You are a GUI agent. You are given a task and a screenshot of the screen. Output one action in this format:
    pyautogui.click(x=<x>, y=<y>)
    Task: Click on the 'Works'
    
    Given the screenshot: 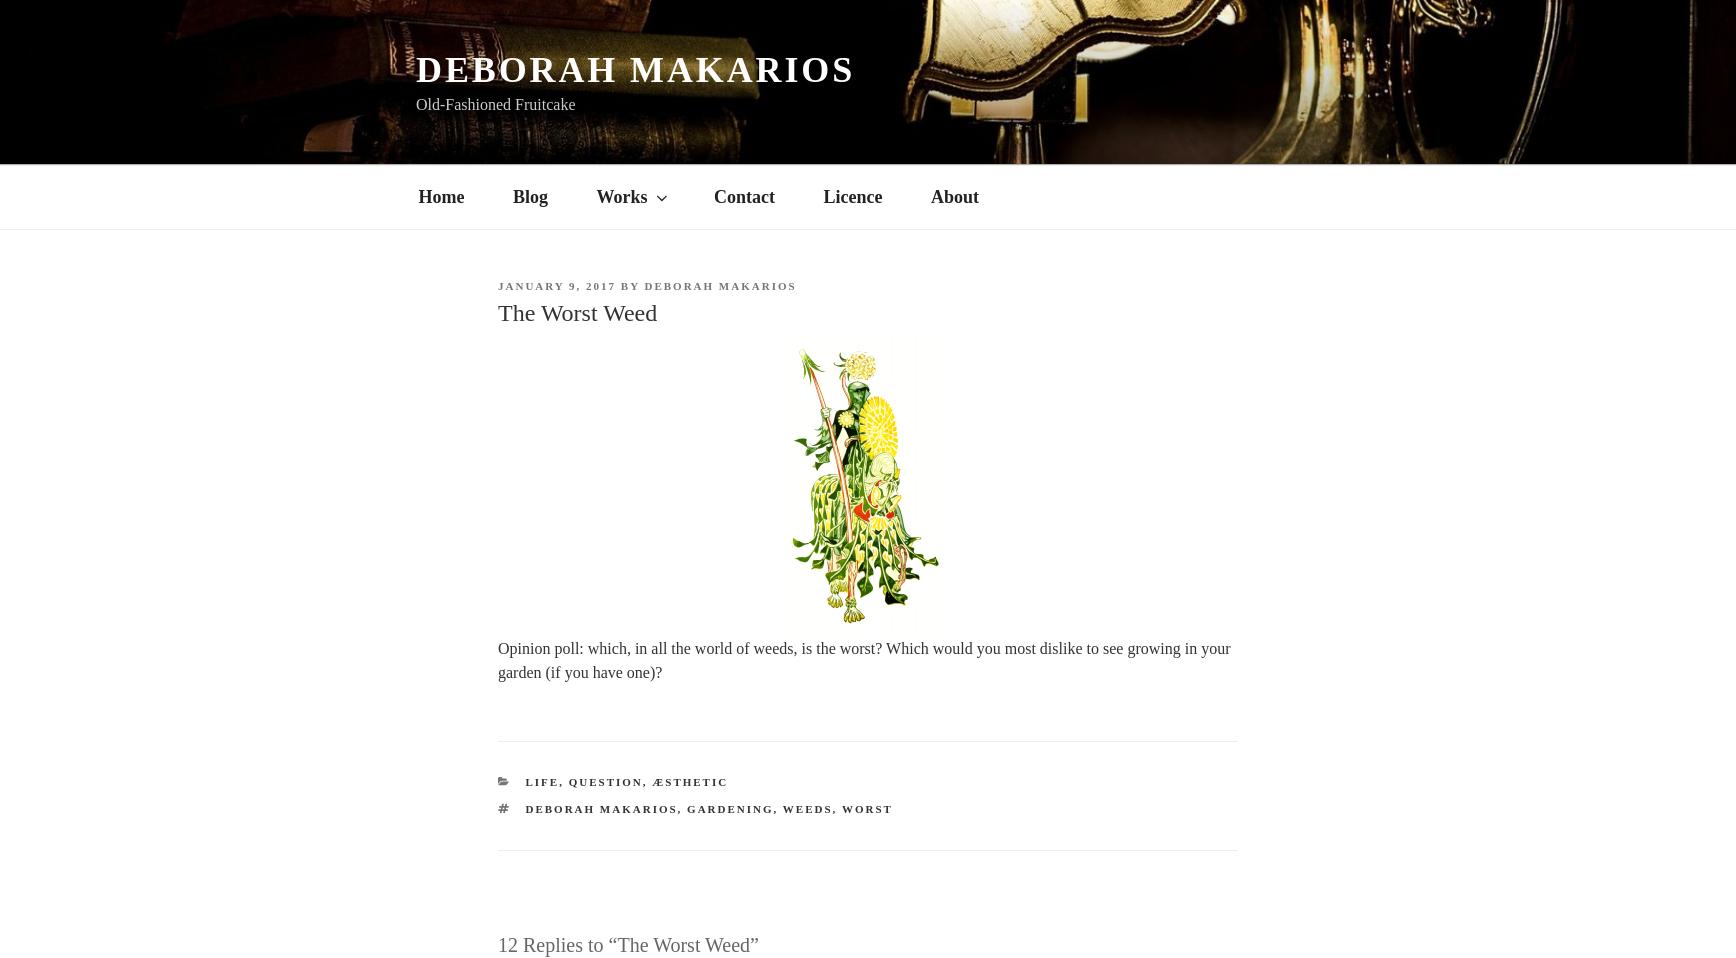 What is the action you would take?
    pyautogui.click(x=621, y=195)
    